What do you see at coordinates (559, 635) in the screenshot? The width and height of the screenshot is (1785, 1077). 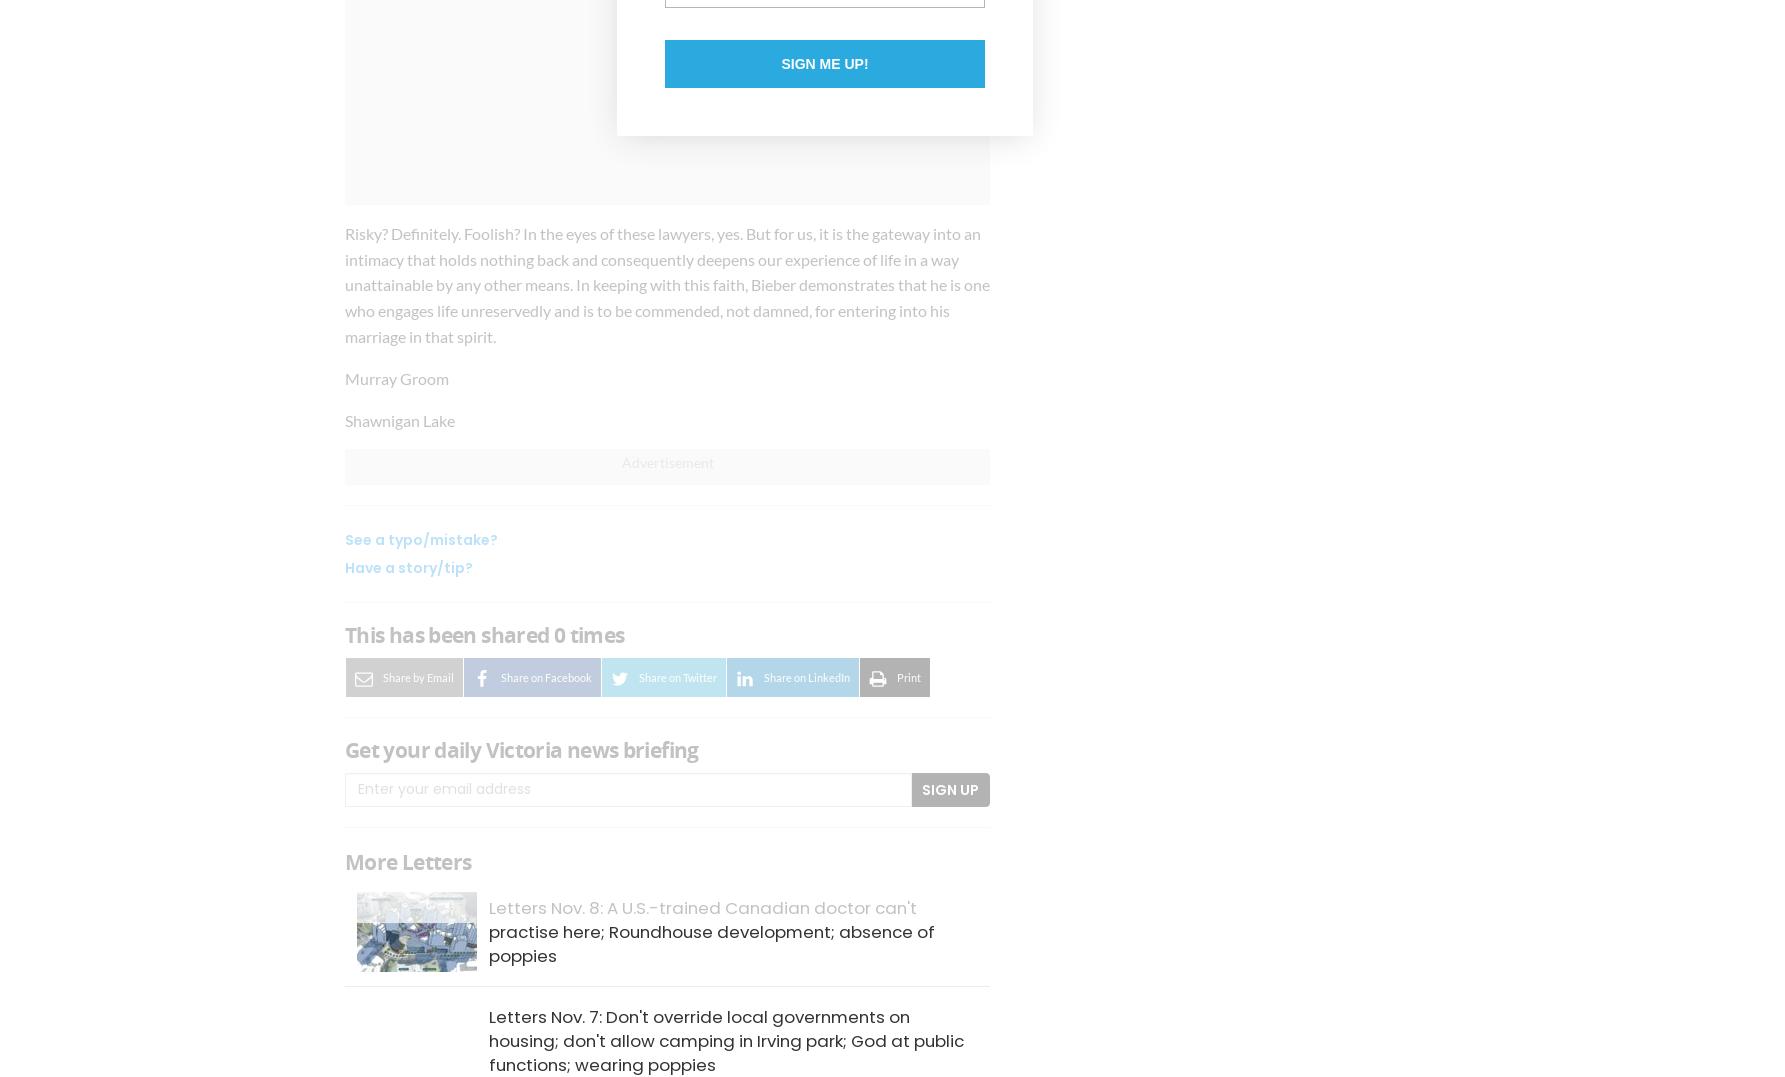 I see `'0'` at bounding box center [559, 635].